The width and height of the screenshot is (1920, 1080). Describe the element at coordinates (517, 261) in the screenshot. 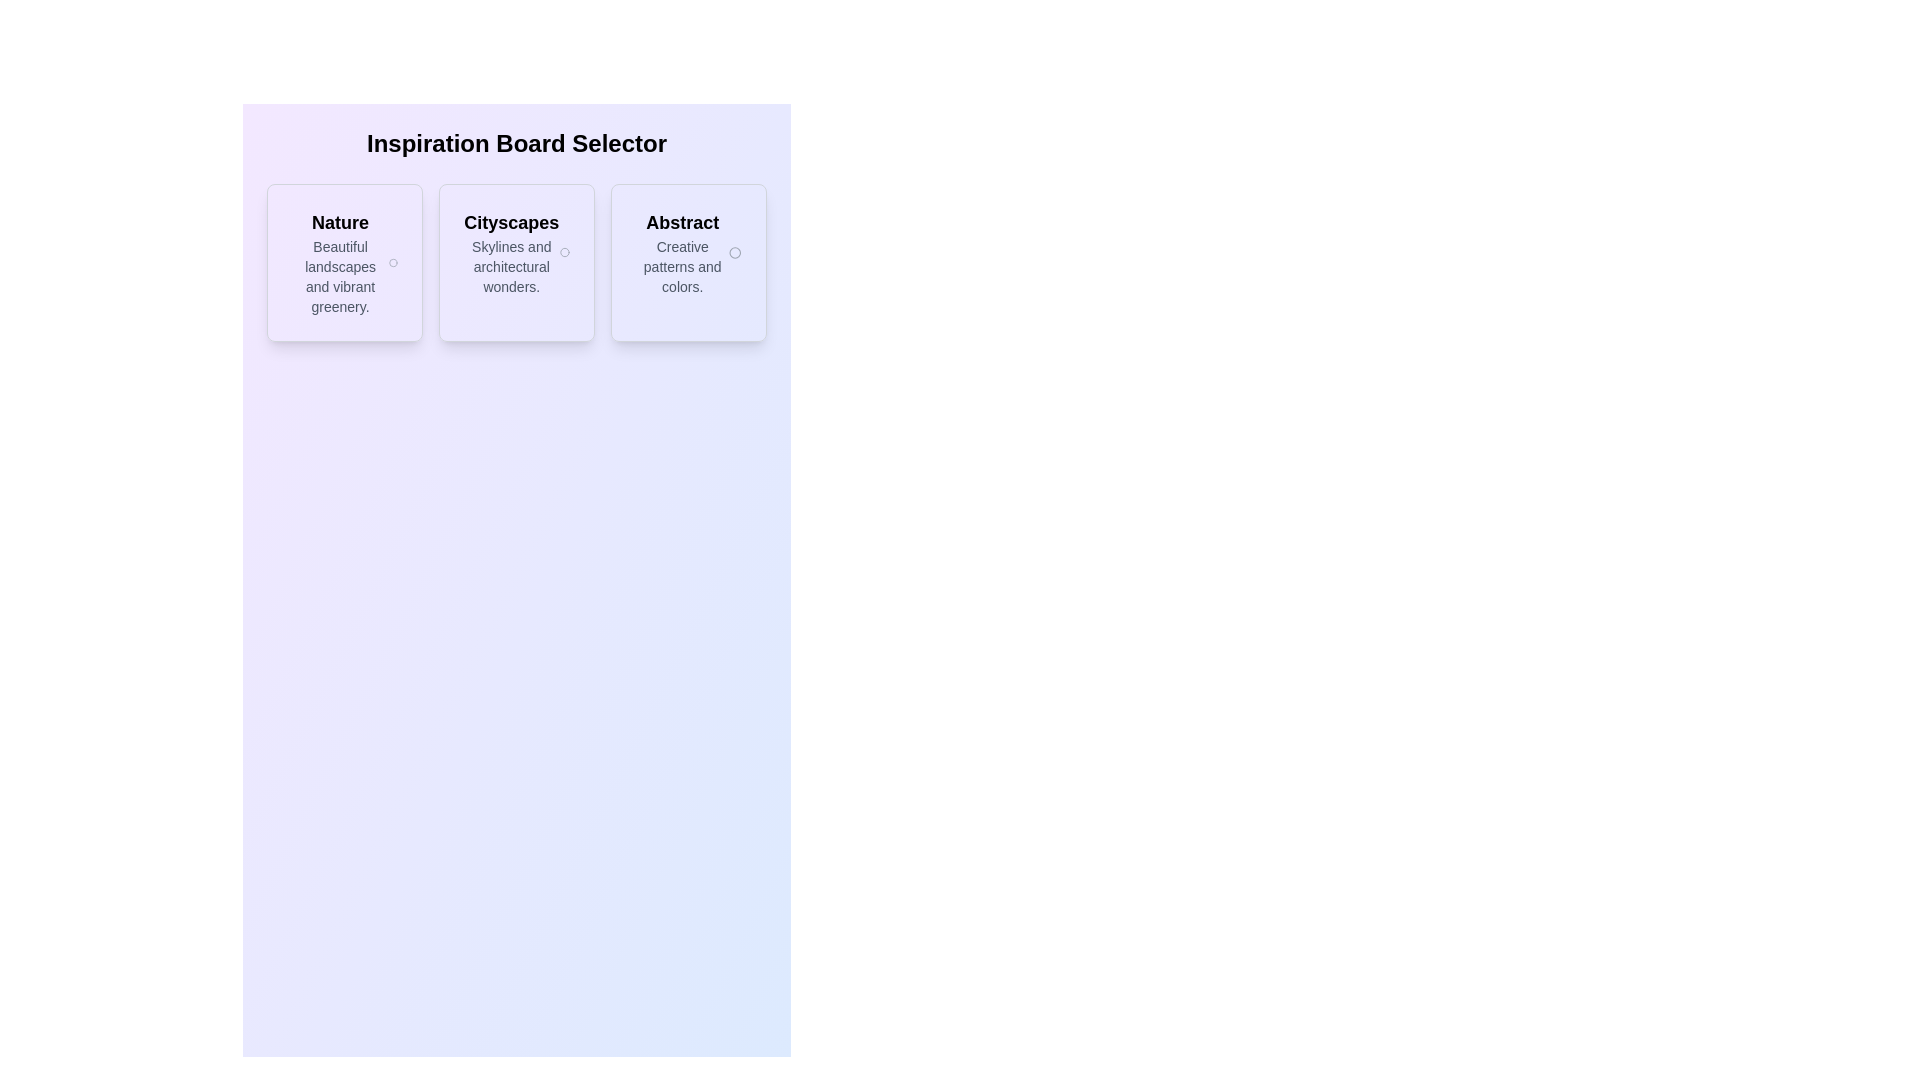

I see `the 'Cityscapes' selectable card, which is the second card in a horizontal list` at that location.